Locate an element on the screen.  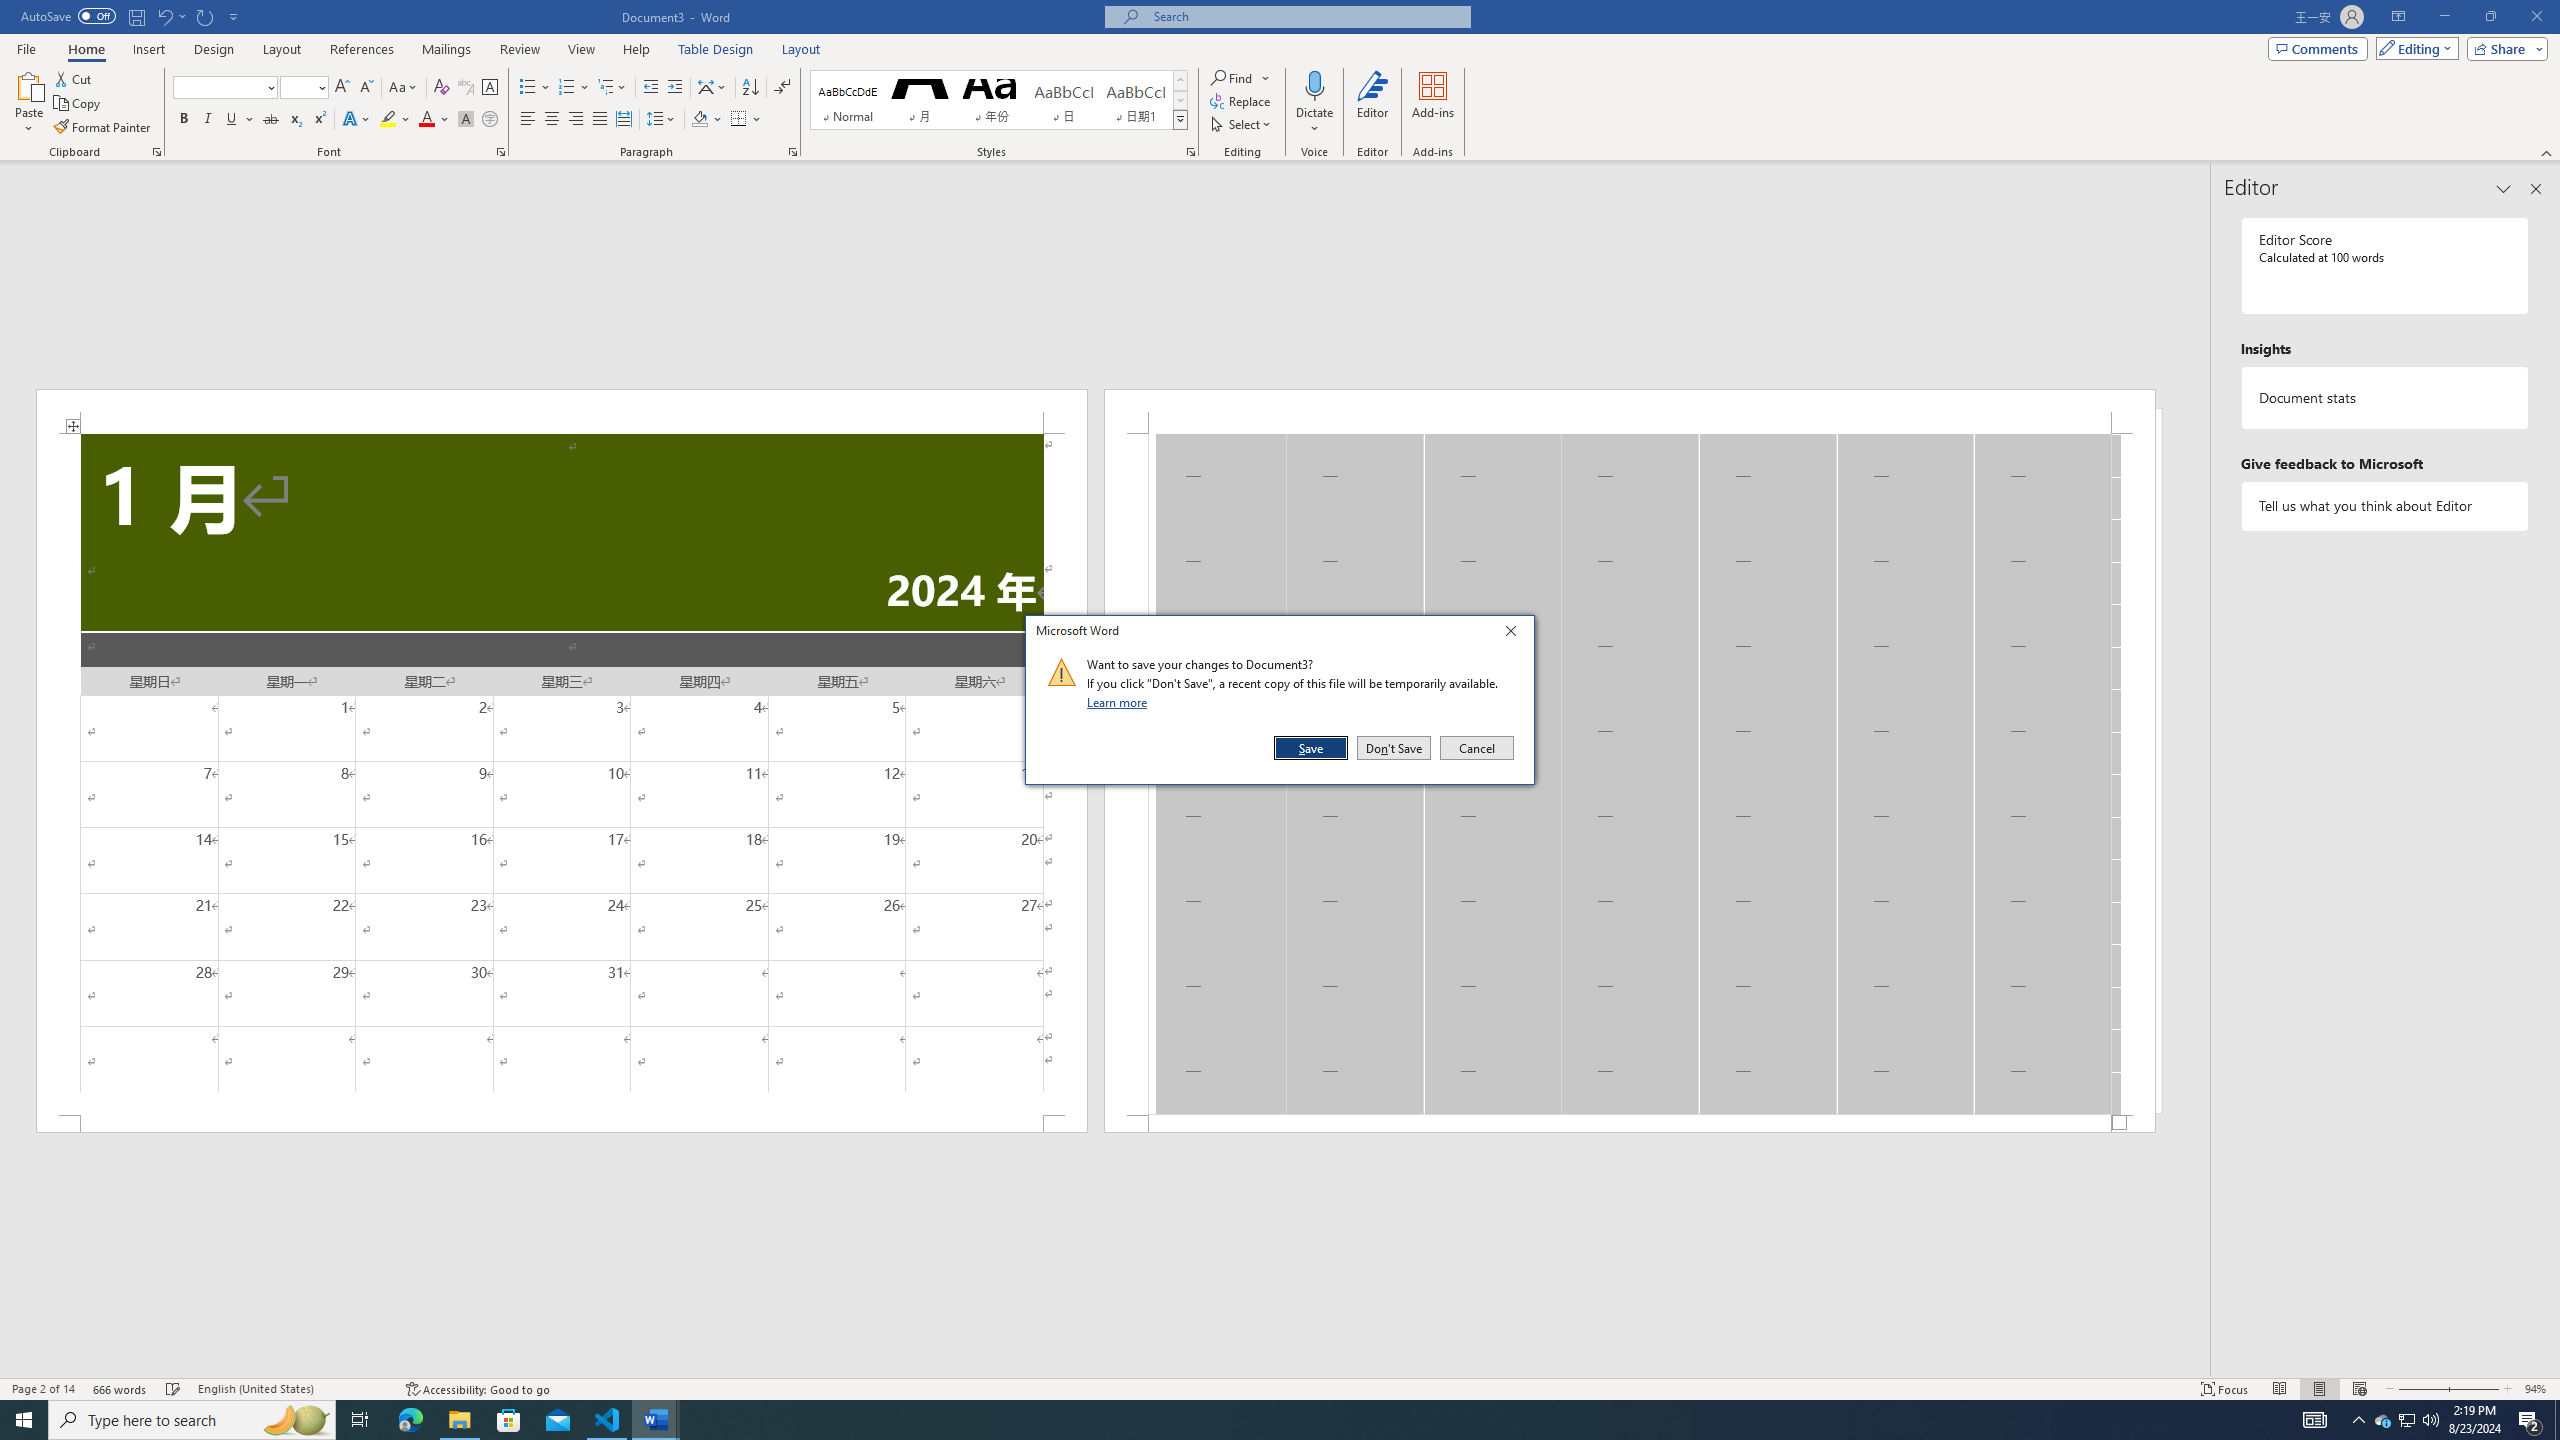
'Document statistics' is located at coordinates (2384, 398).